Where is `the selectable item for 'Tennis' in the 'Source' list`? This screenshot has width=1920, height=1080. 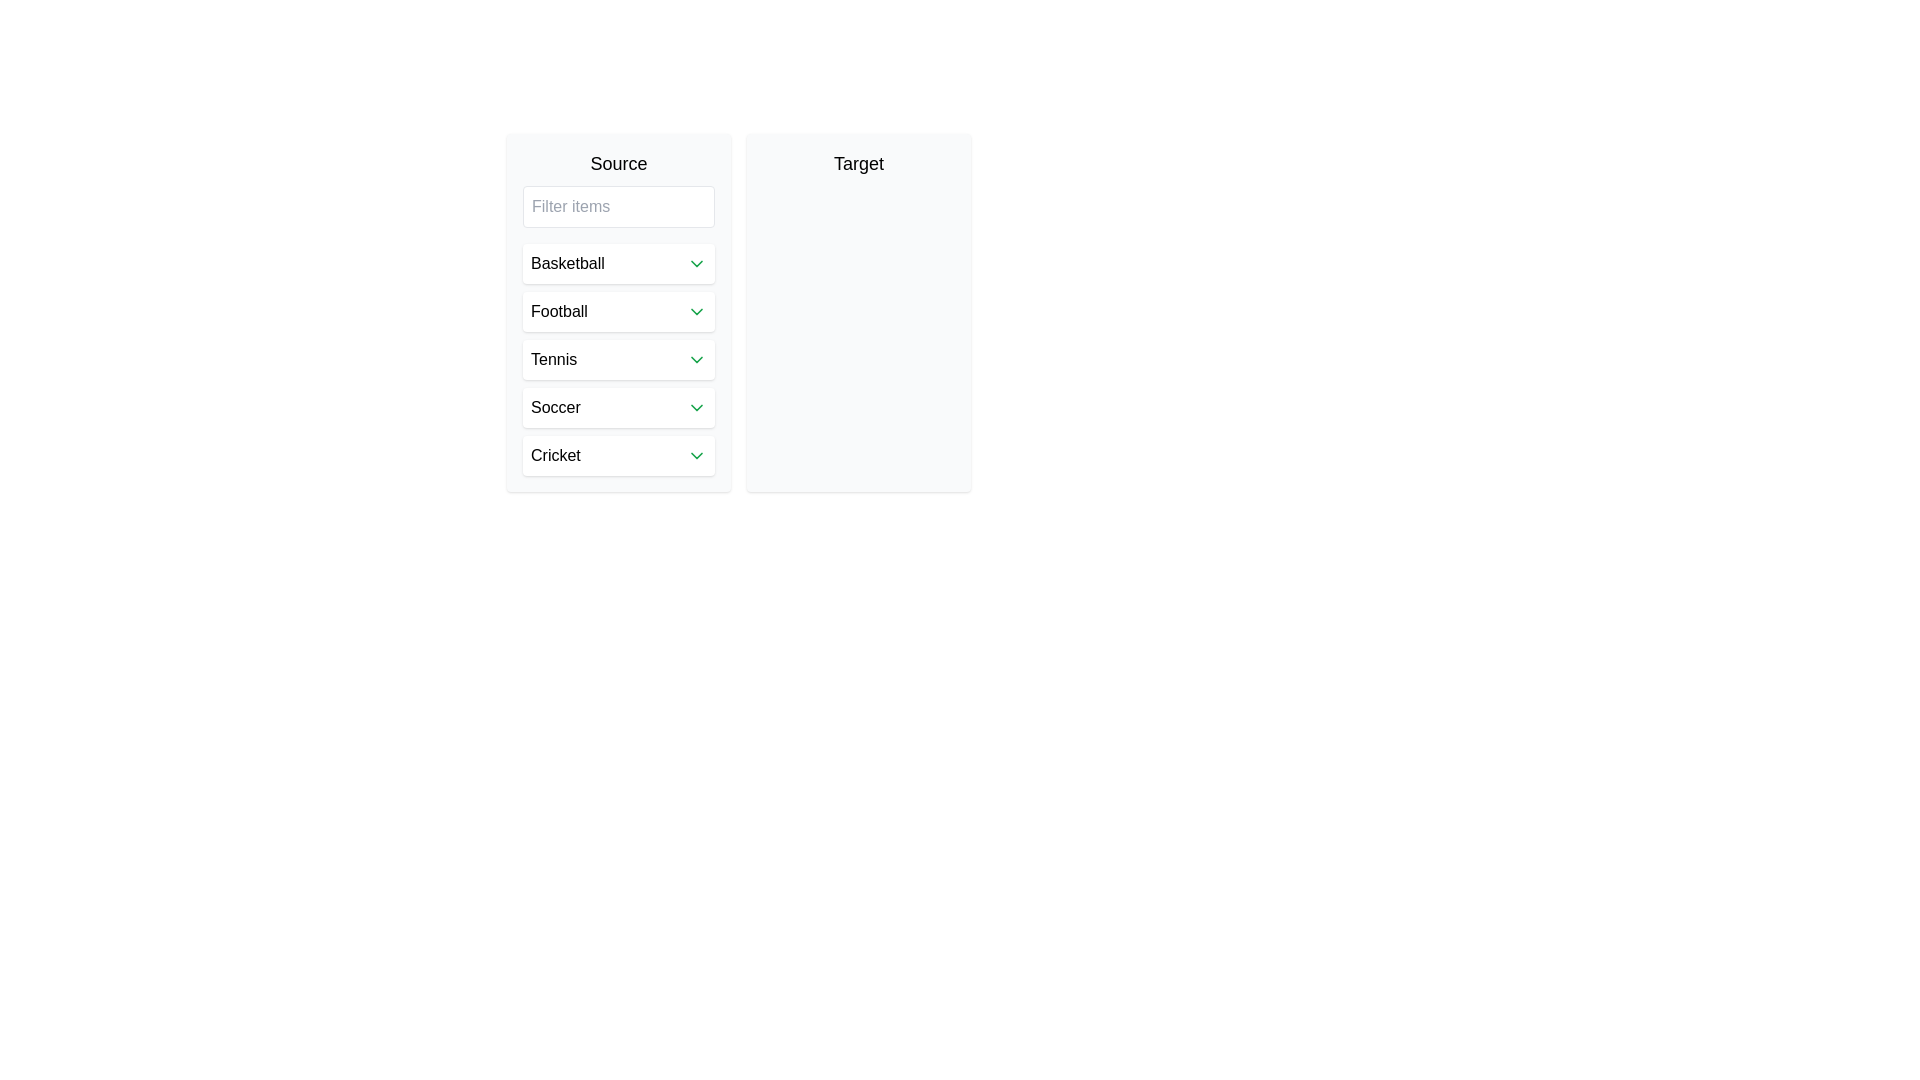 the selectable item for 'Tennis' in the 'Source' list is located at coordinates (618, 358).